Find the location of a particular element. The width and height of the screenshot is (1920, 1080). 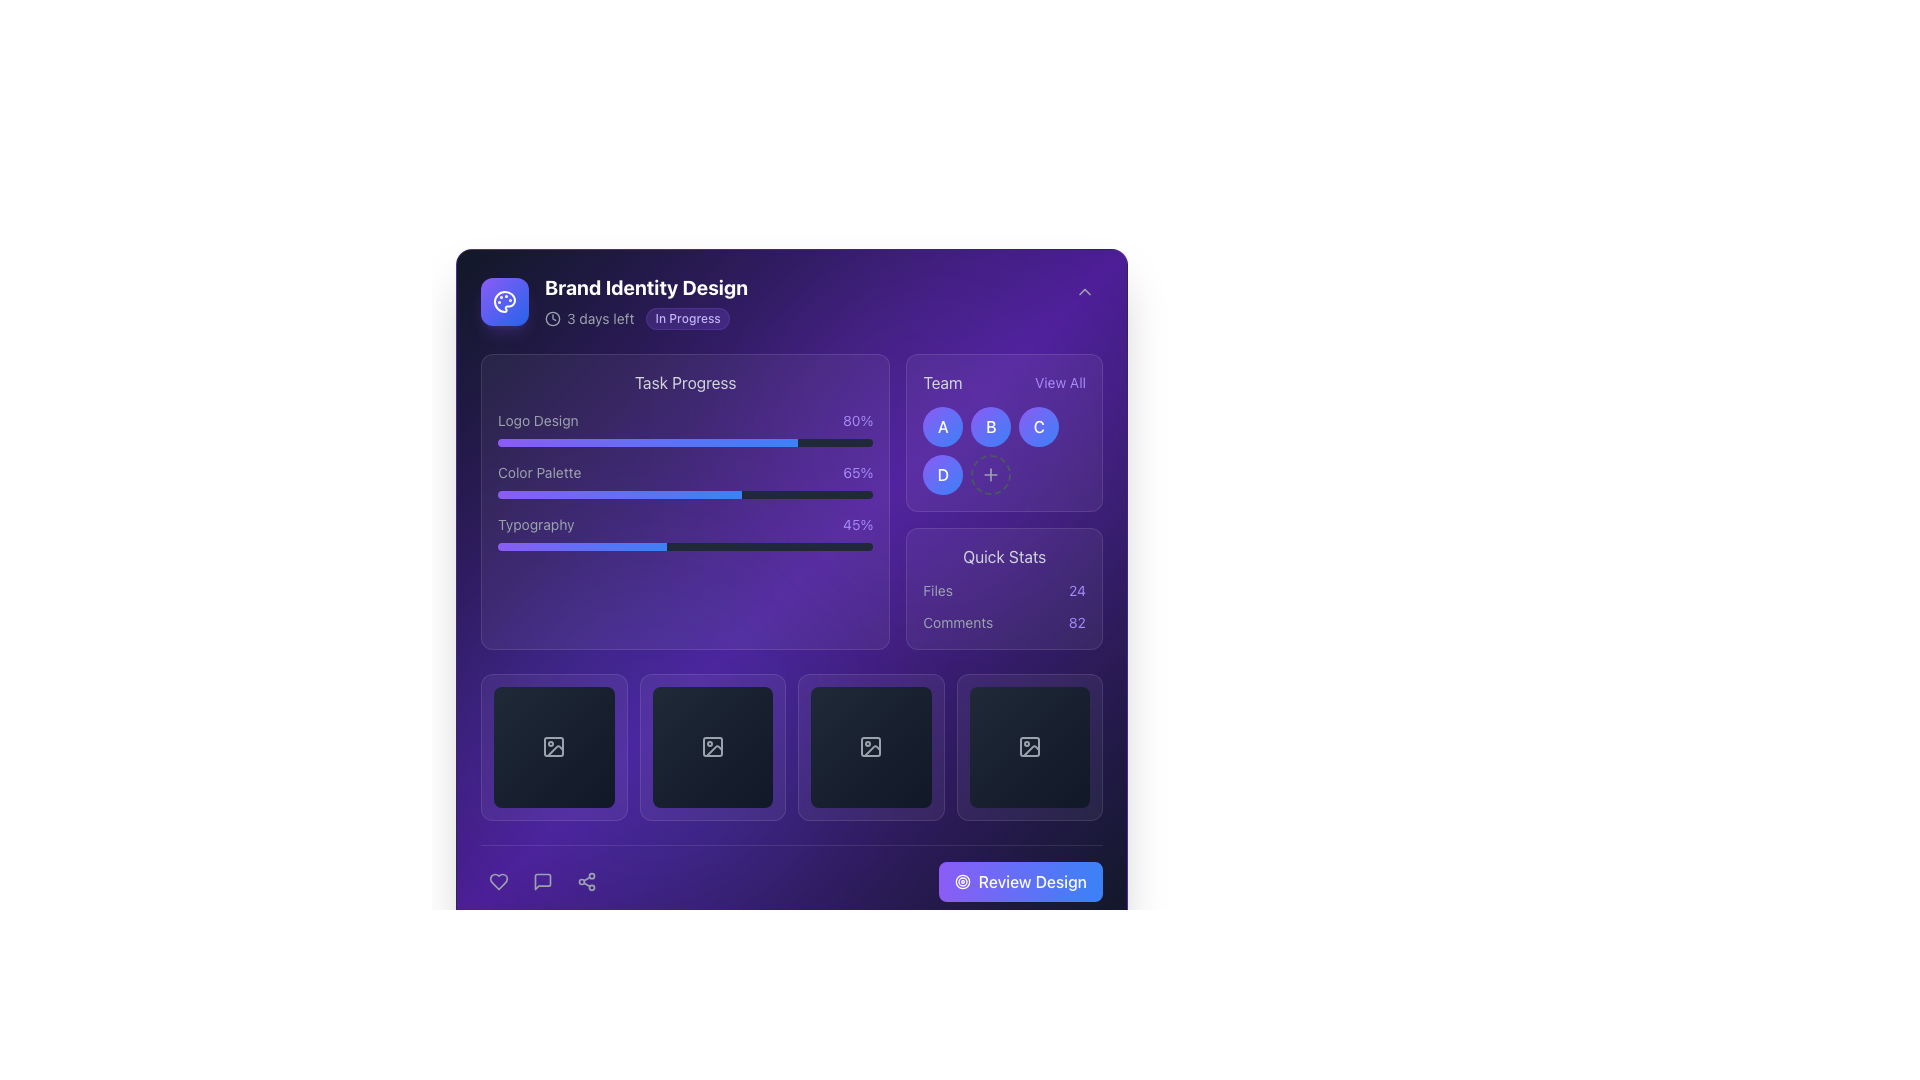

the progress bar indicating the task 'Color Palette', which shows that 65% of the task is completed, located in the 'Task Progress' section is located at coordinates (685, 481).